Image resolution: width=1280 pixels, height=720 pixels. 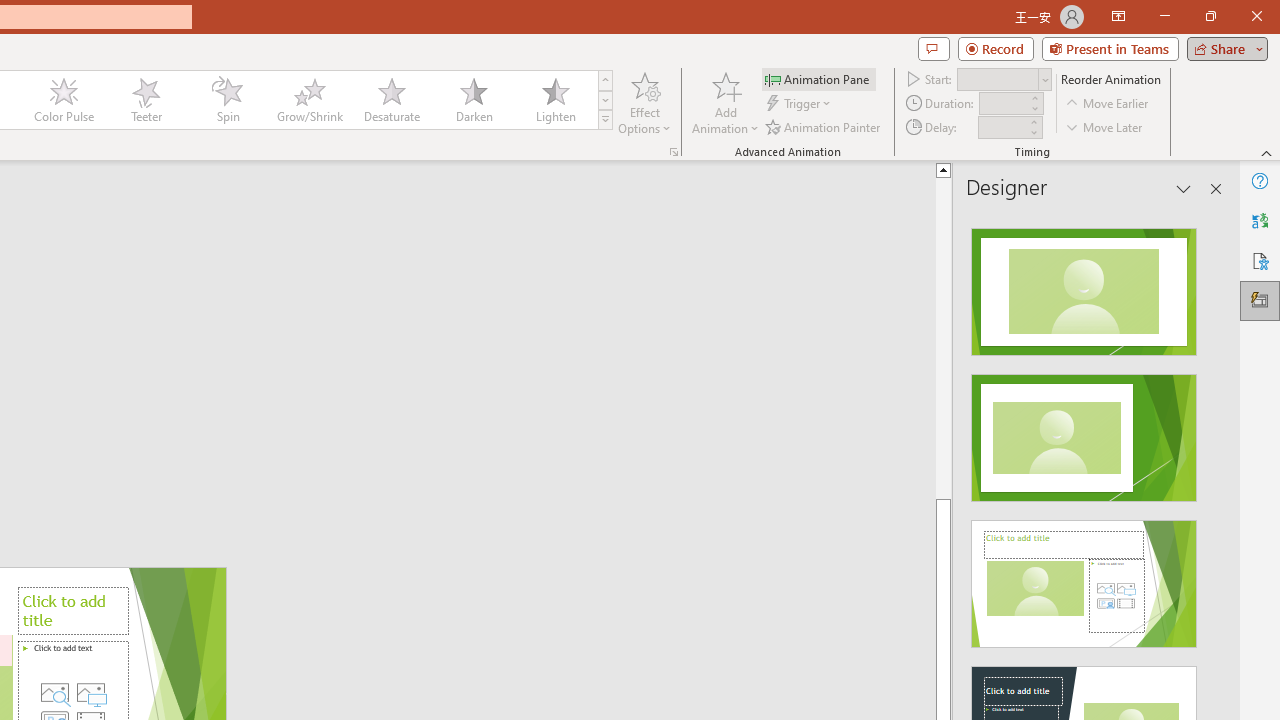 What do you see at coordinates (555, 100) in the screenshot?
I see `'Lighten'` at bounding box center [555, 100].